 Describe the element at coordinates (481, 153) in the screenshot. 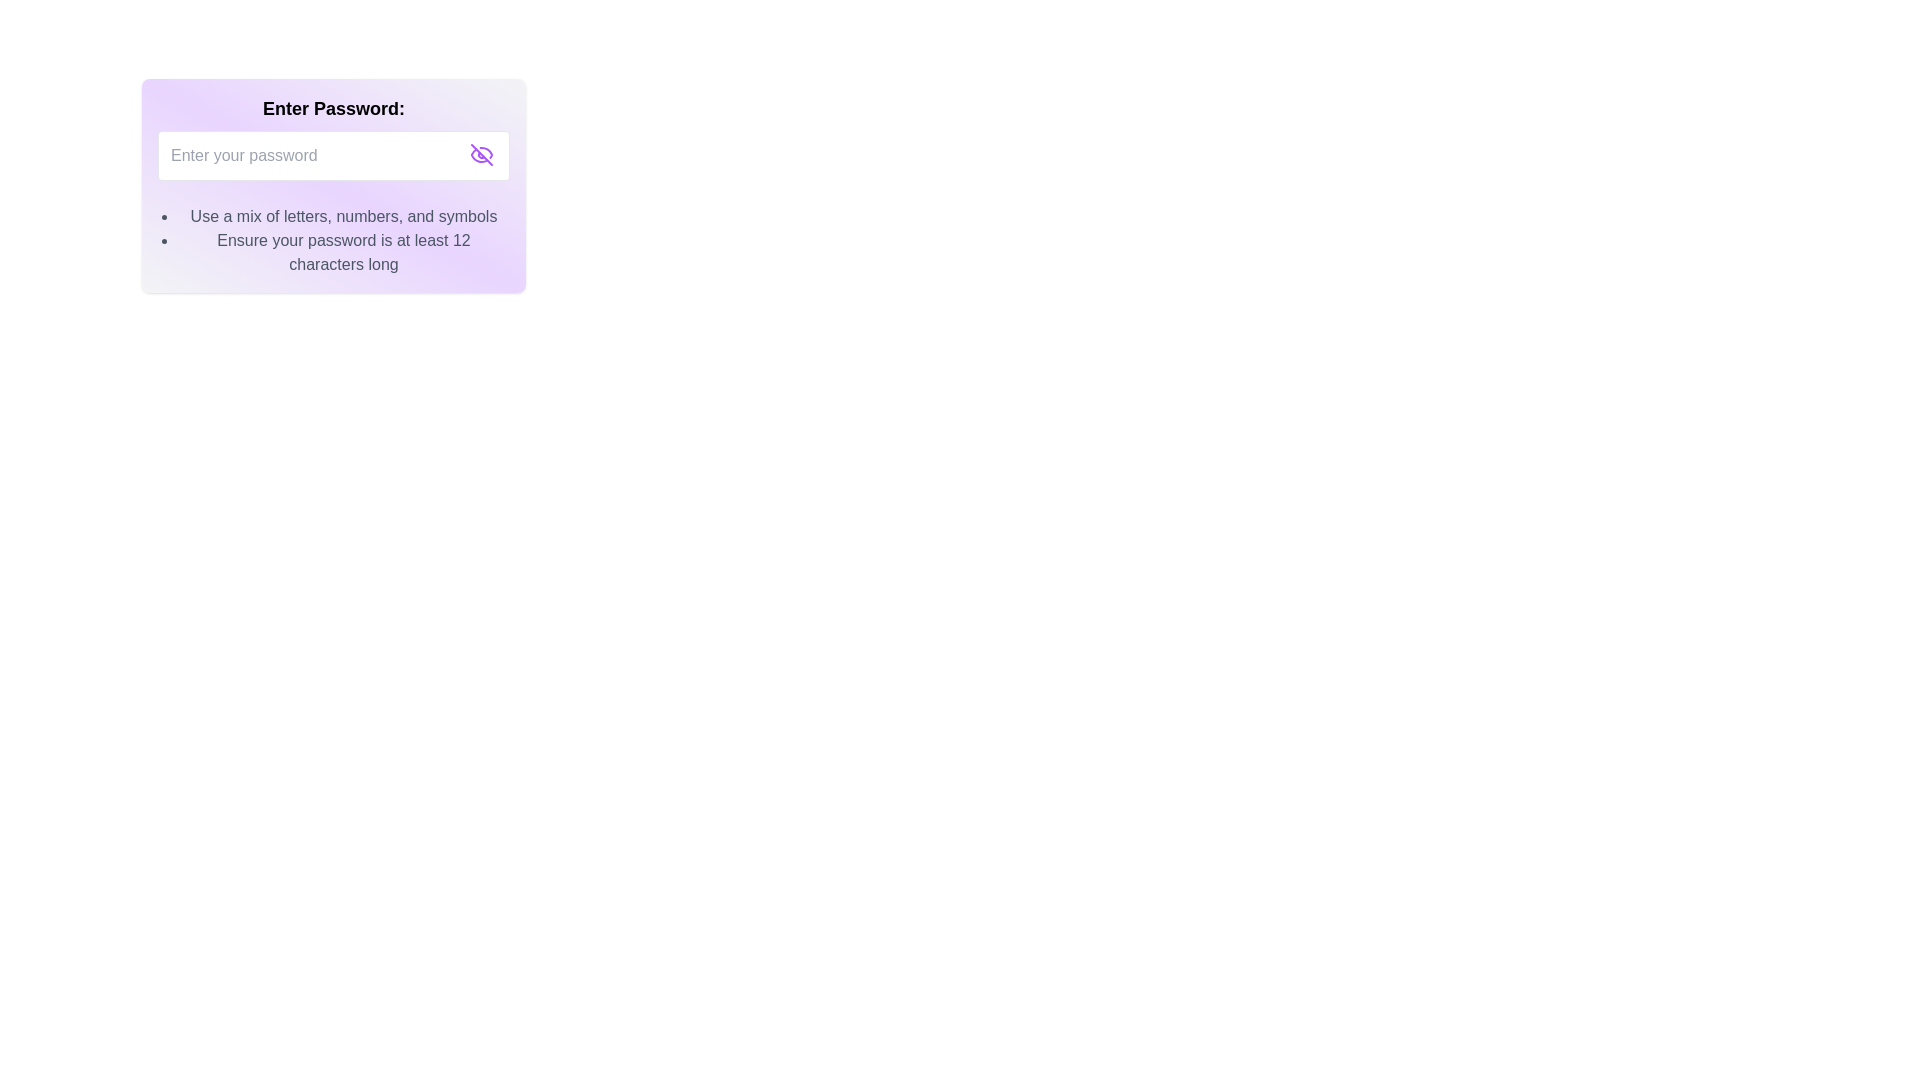

I see `the visibility toggle icon for the password field, which is positioned in the top-right corner of the input field with the placeholder 'Enter your password'` at that location.